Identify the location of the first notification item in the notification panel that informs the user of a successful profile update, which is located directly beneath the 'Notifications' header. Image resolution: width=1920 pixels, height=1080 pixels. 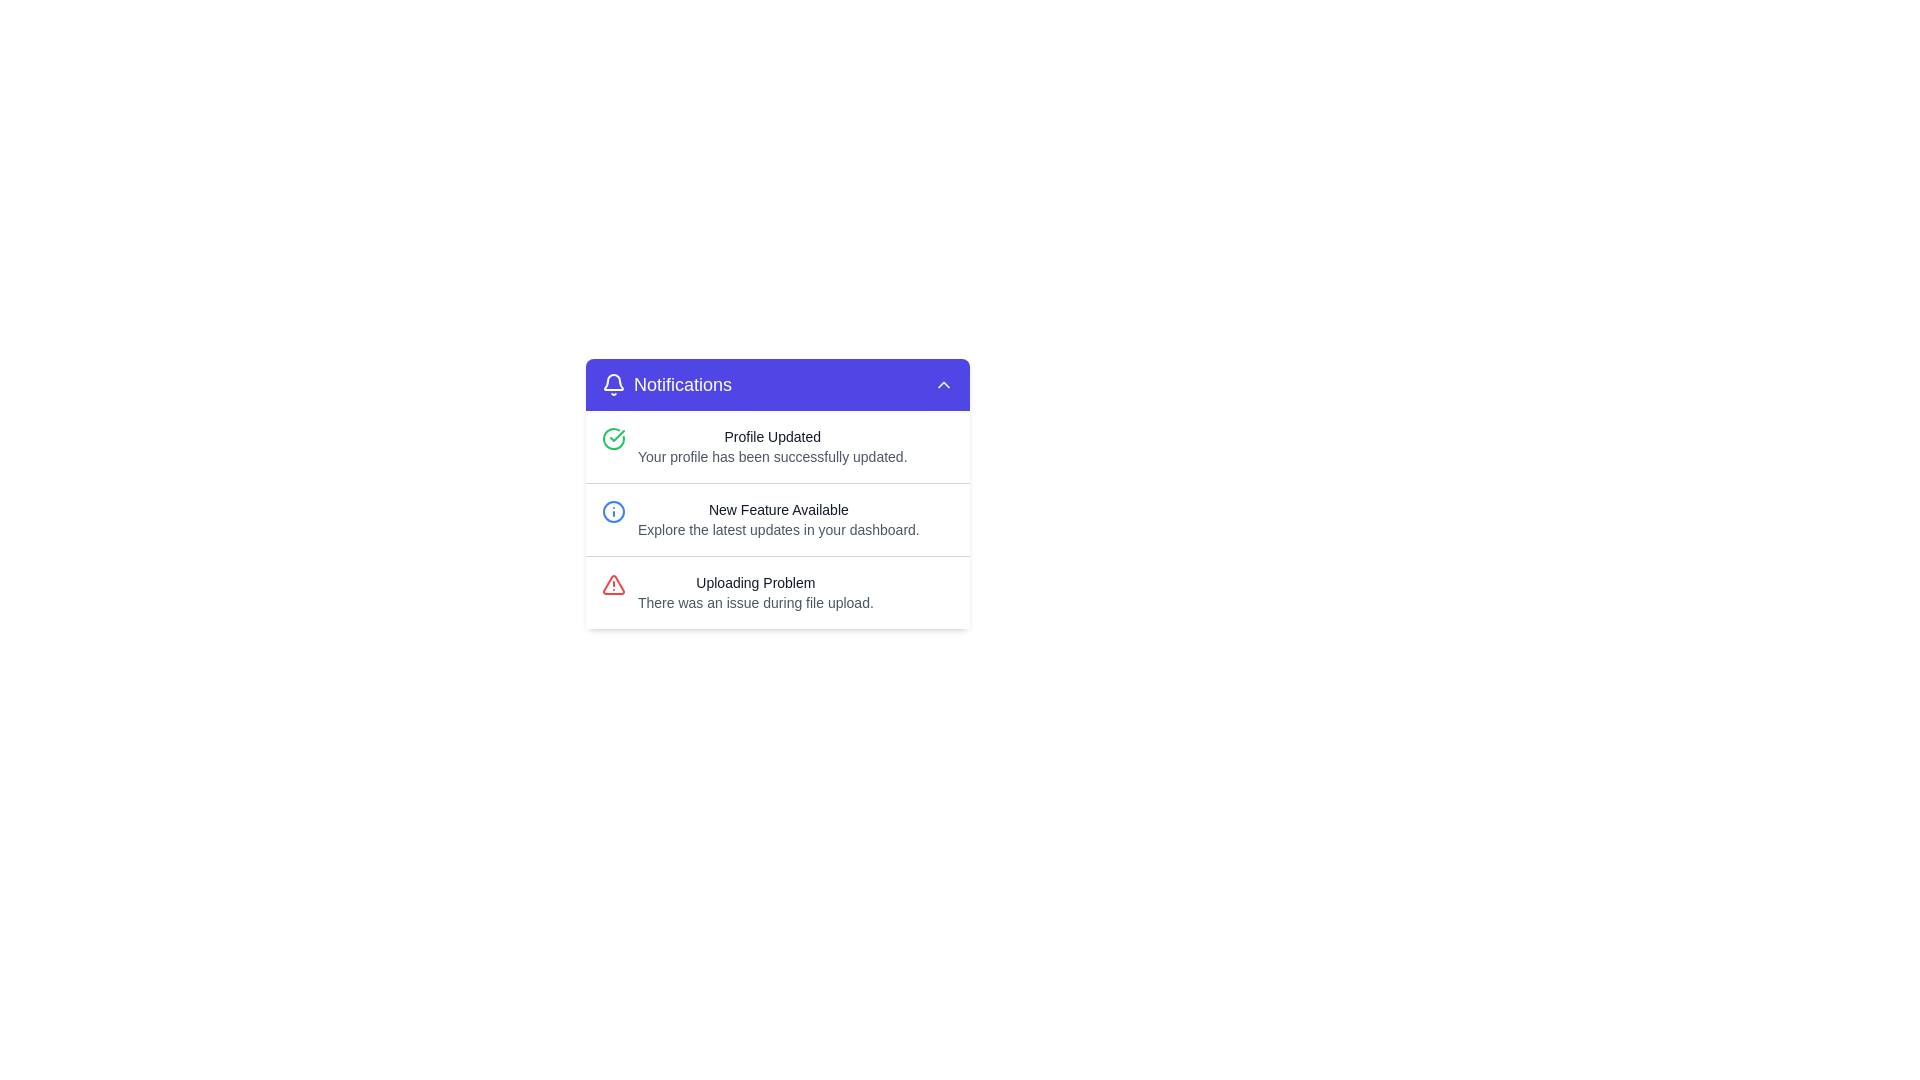
(776, 446).